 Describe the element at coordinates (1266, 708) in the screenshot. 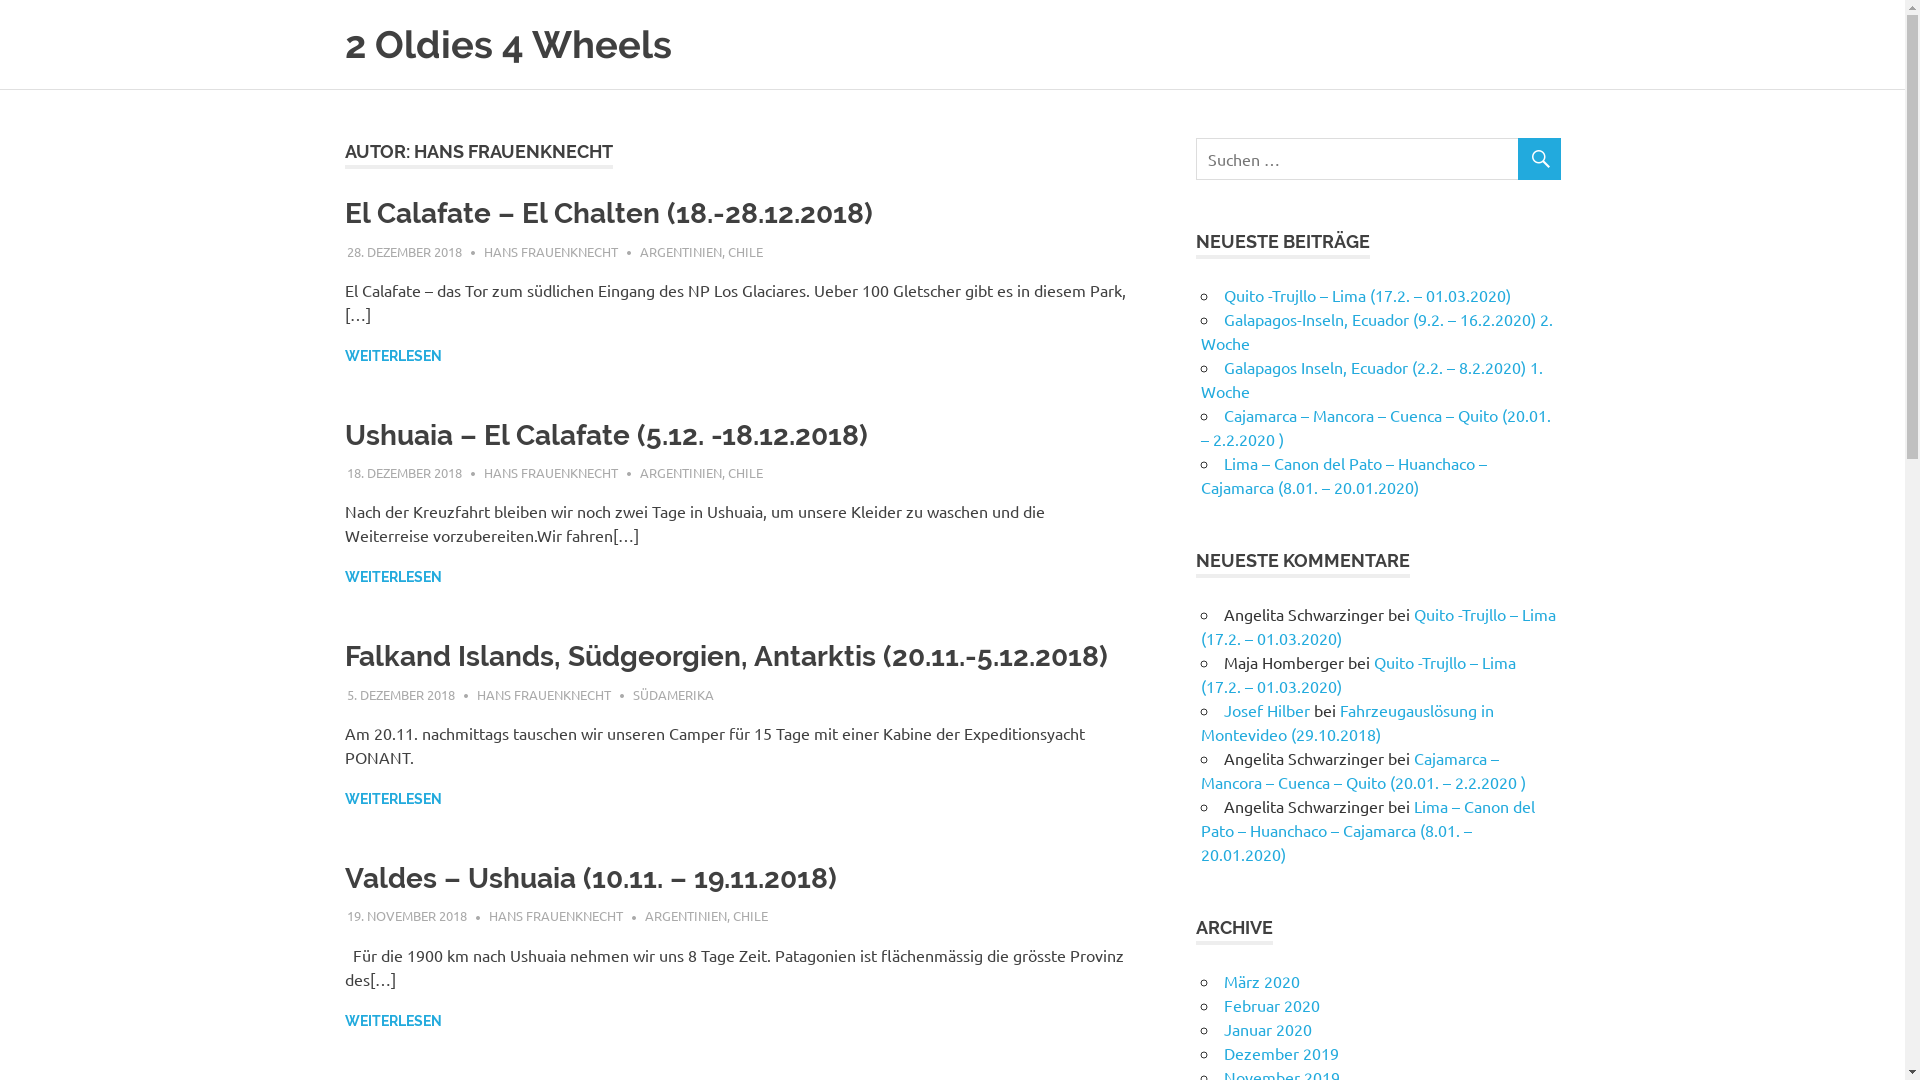

I see `'Josef Hilber'` at that location.